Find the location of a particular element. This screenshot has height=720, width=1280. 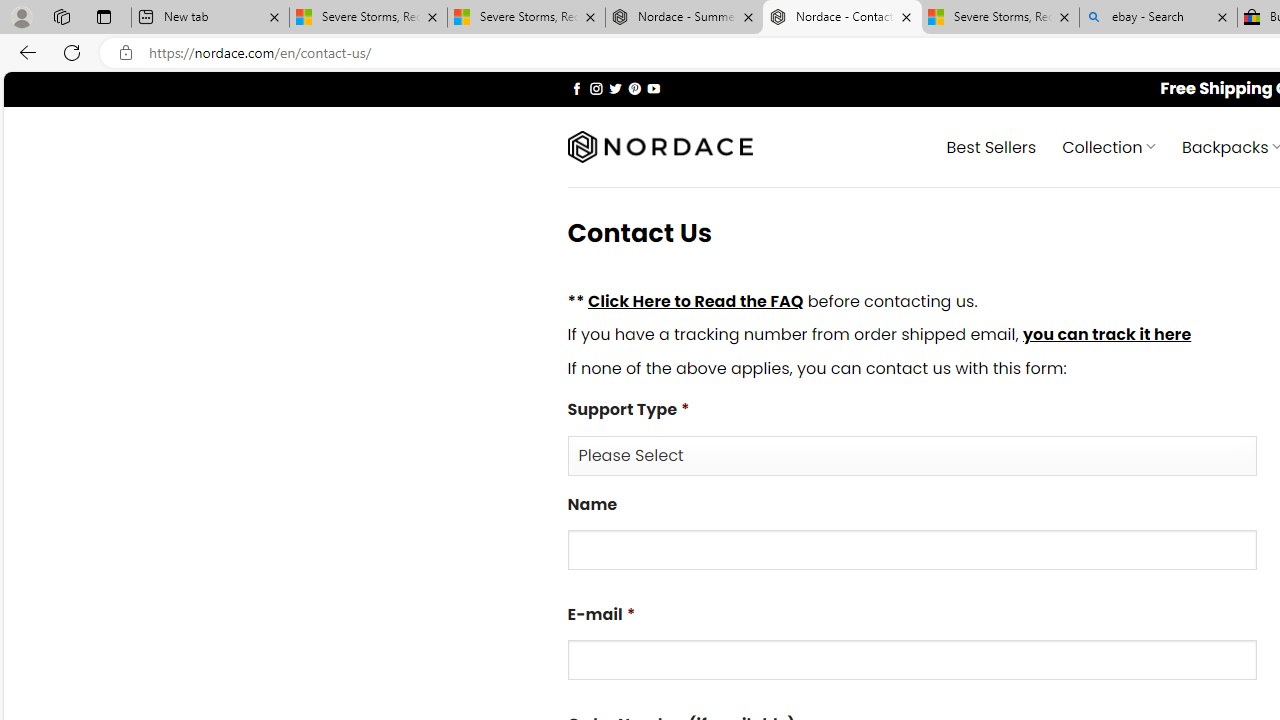

' Best Sellers' is located at coordinates (991, 145).